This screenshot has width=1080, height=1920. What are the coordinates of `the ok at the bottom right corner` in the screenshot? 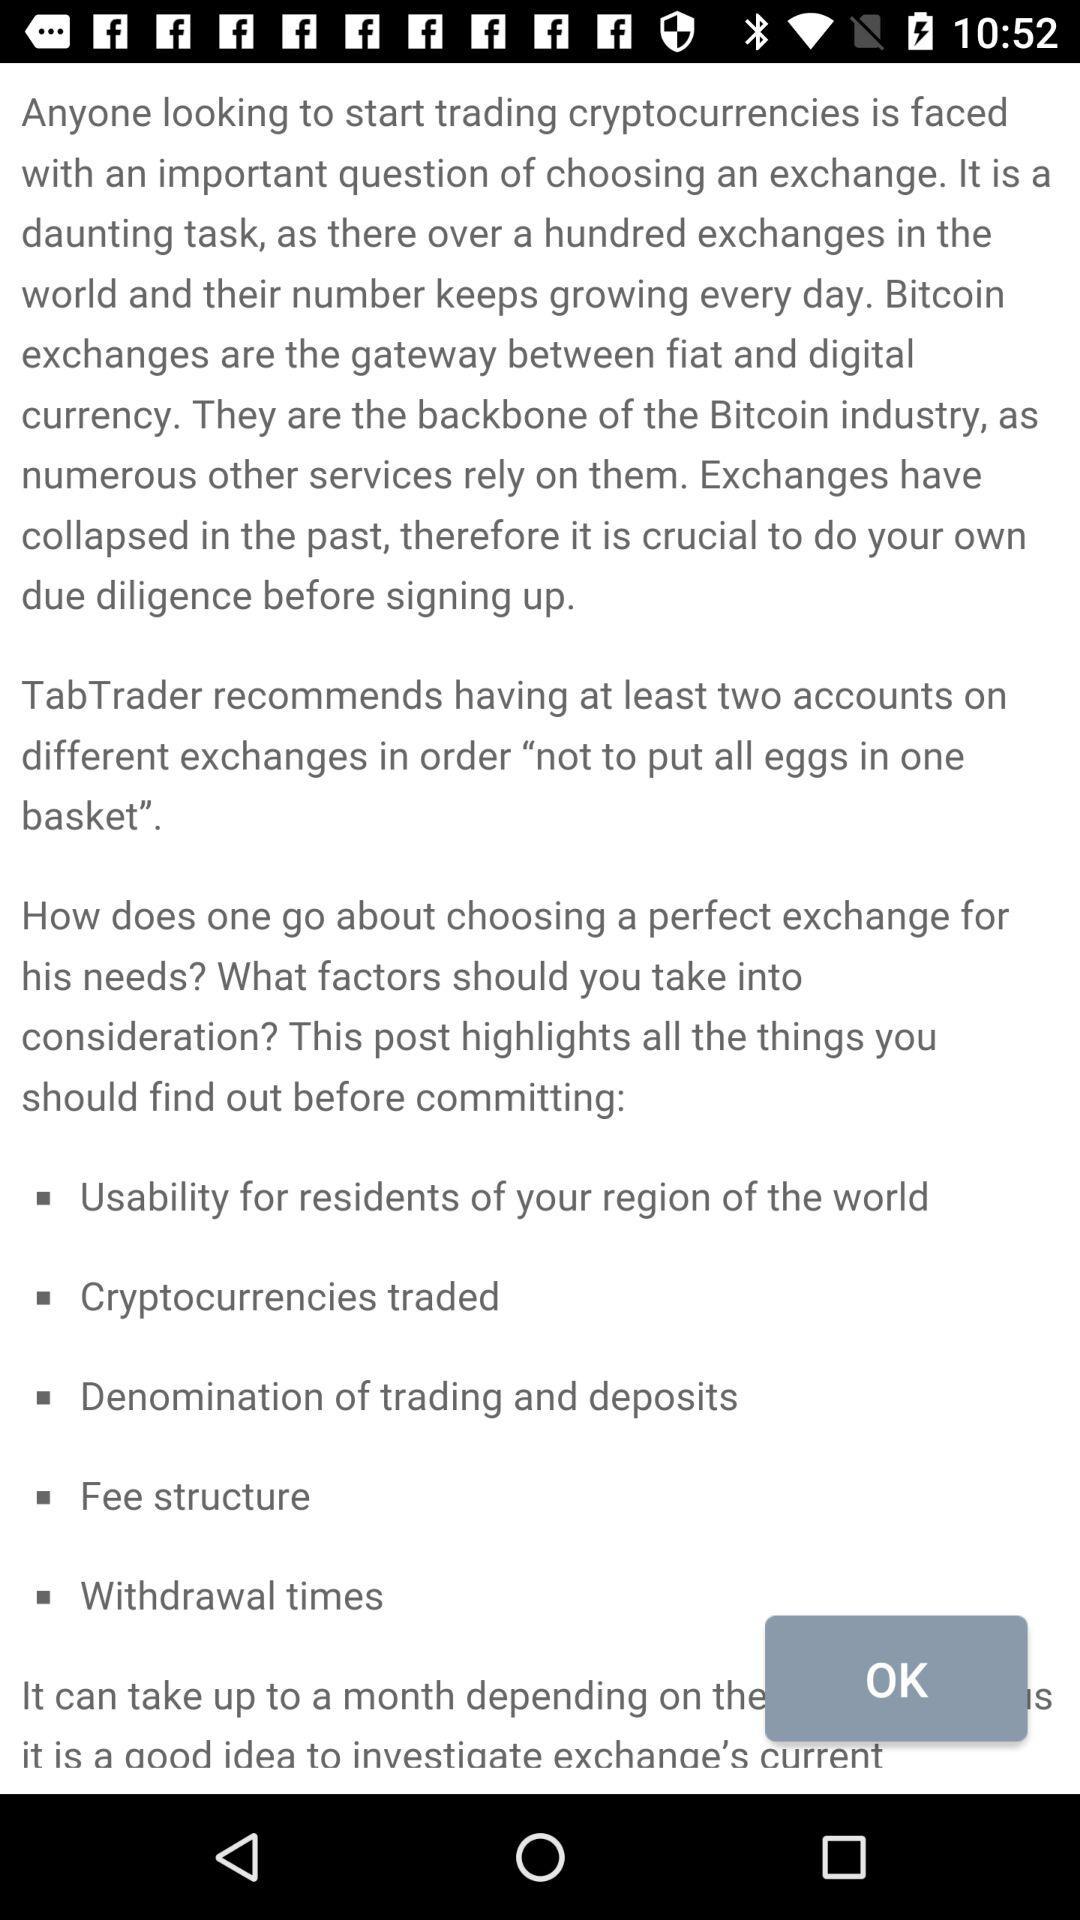 It's located at (895, 1678).